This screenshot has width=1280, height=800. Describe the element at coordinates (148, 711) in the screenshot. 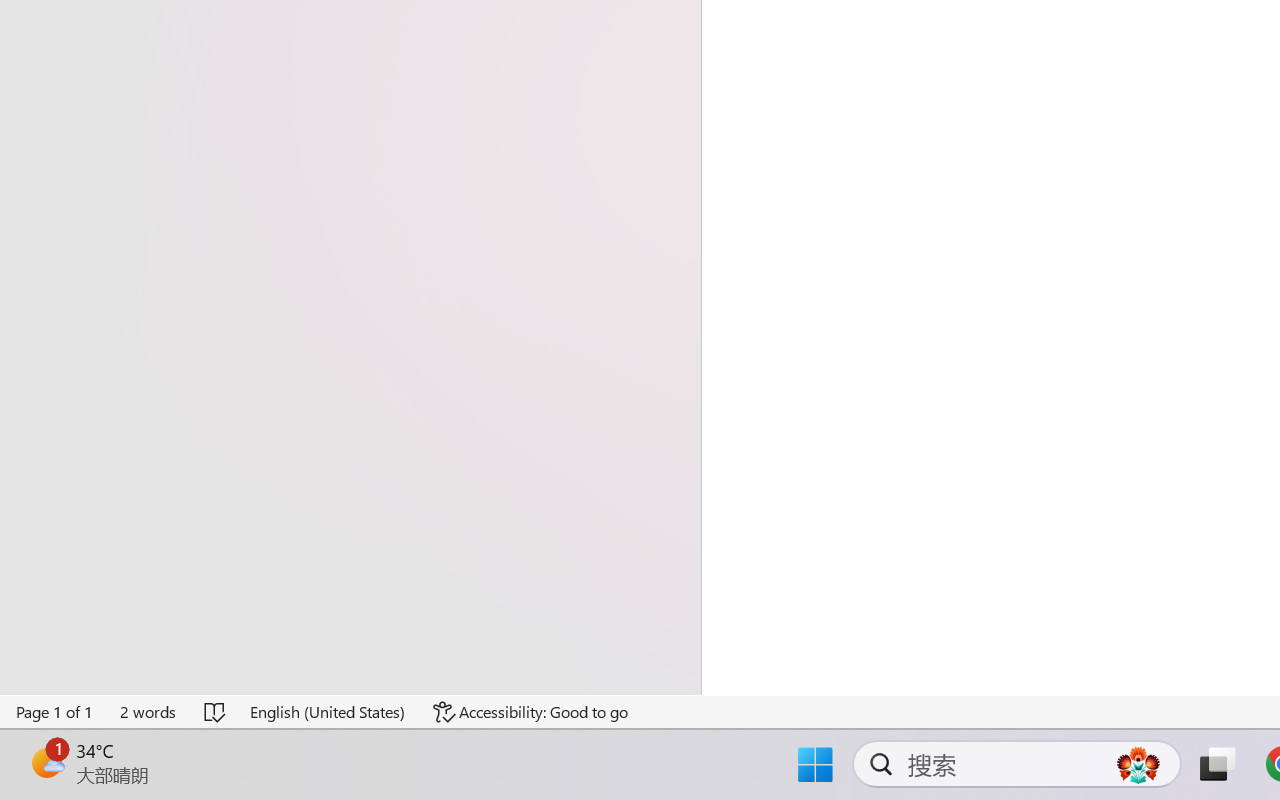

I see `'Word Count 2 words'` at that location.